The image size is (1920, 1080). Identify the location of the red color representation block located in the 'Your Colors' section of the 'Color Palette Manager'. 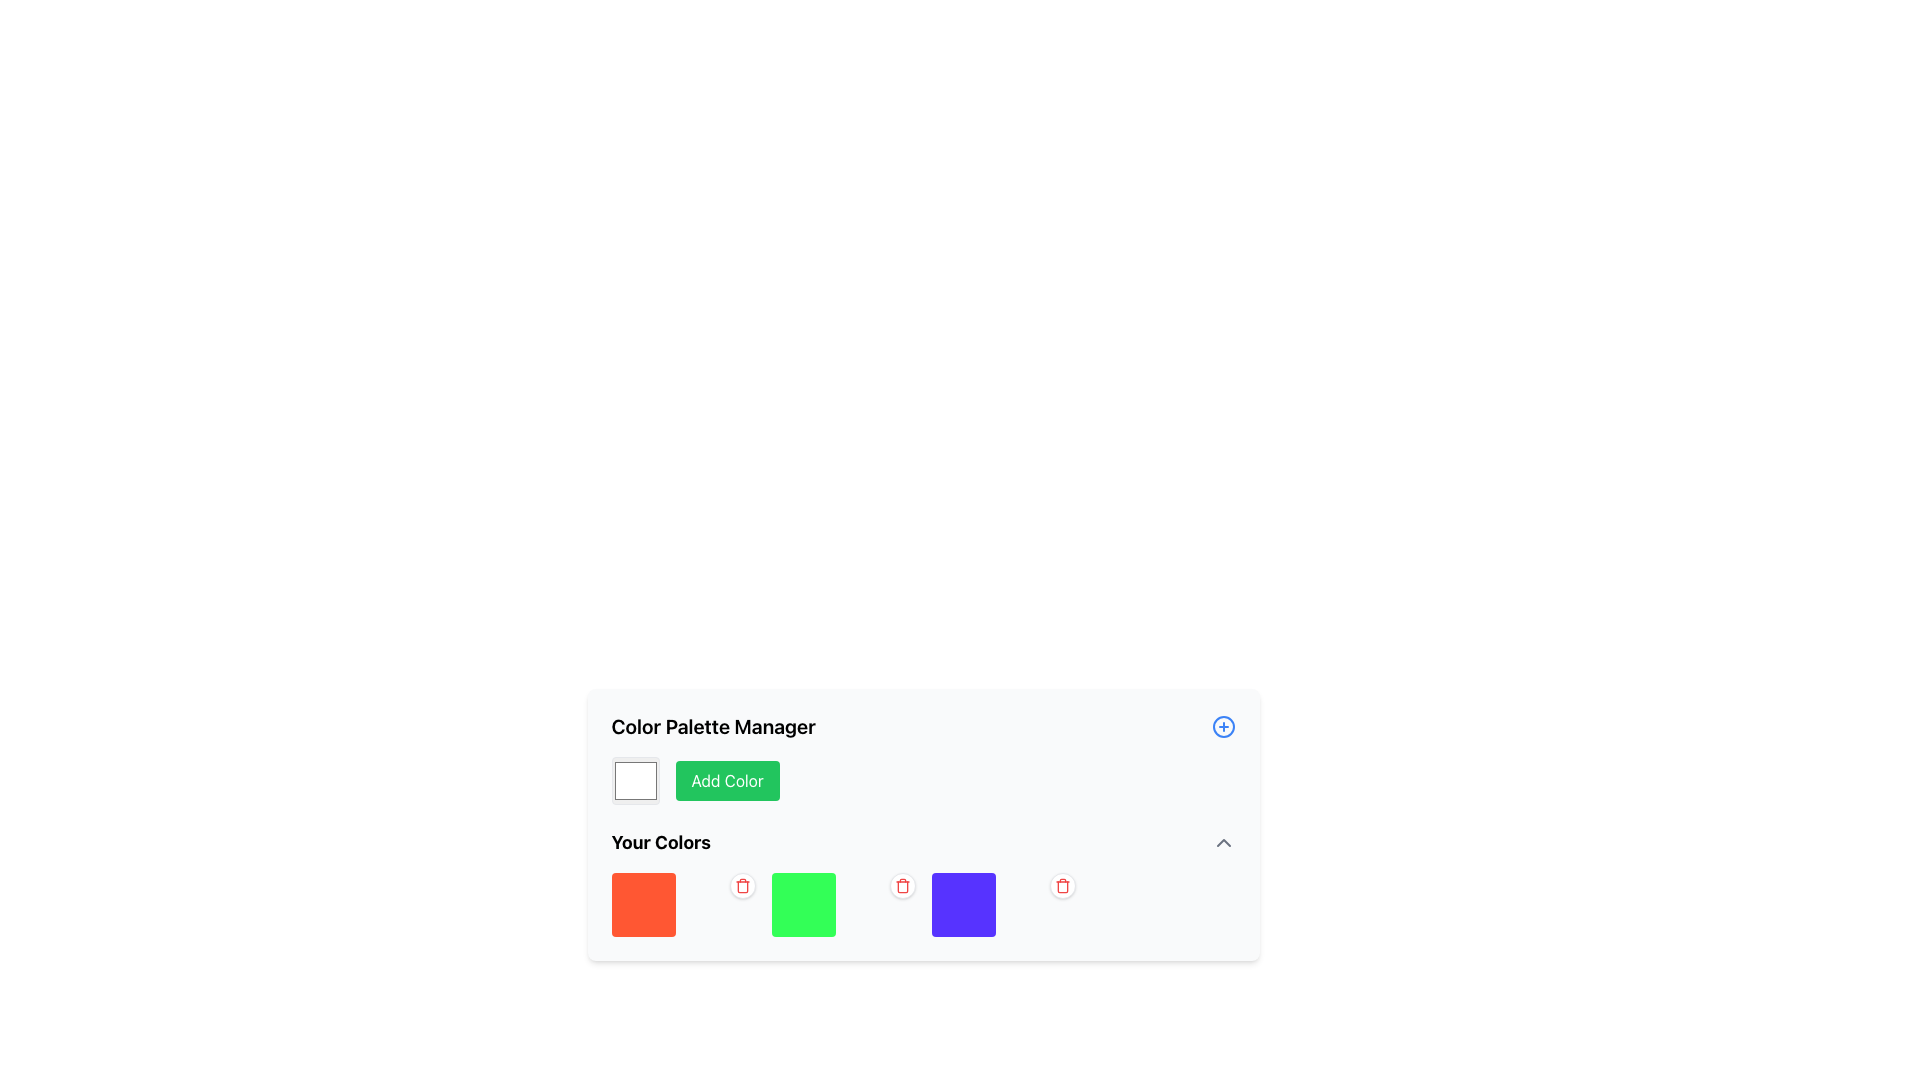
(643, 905).